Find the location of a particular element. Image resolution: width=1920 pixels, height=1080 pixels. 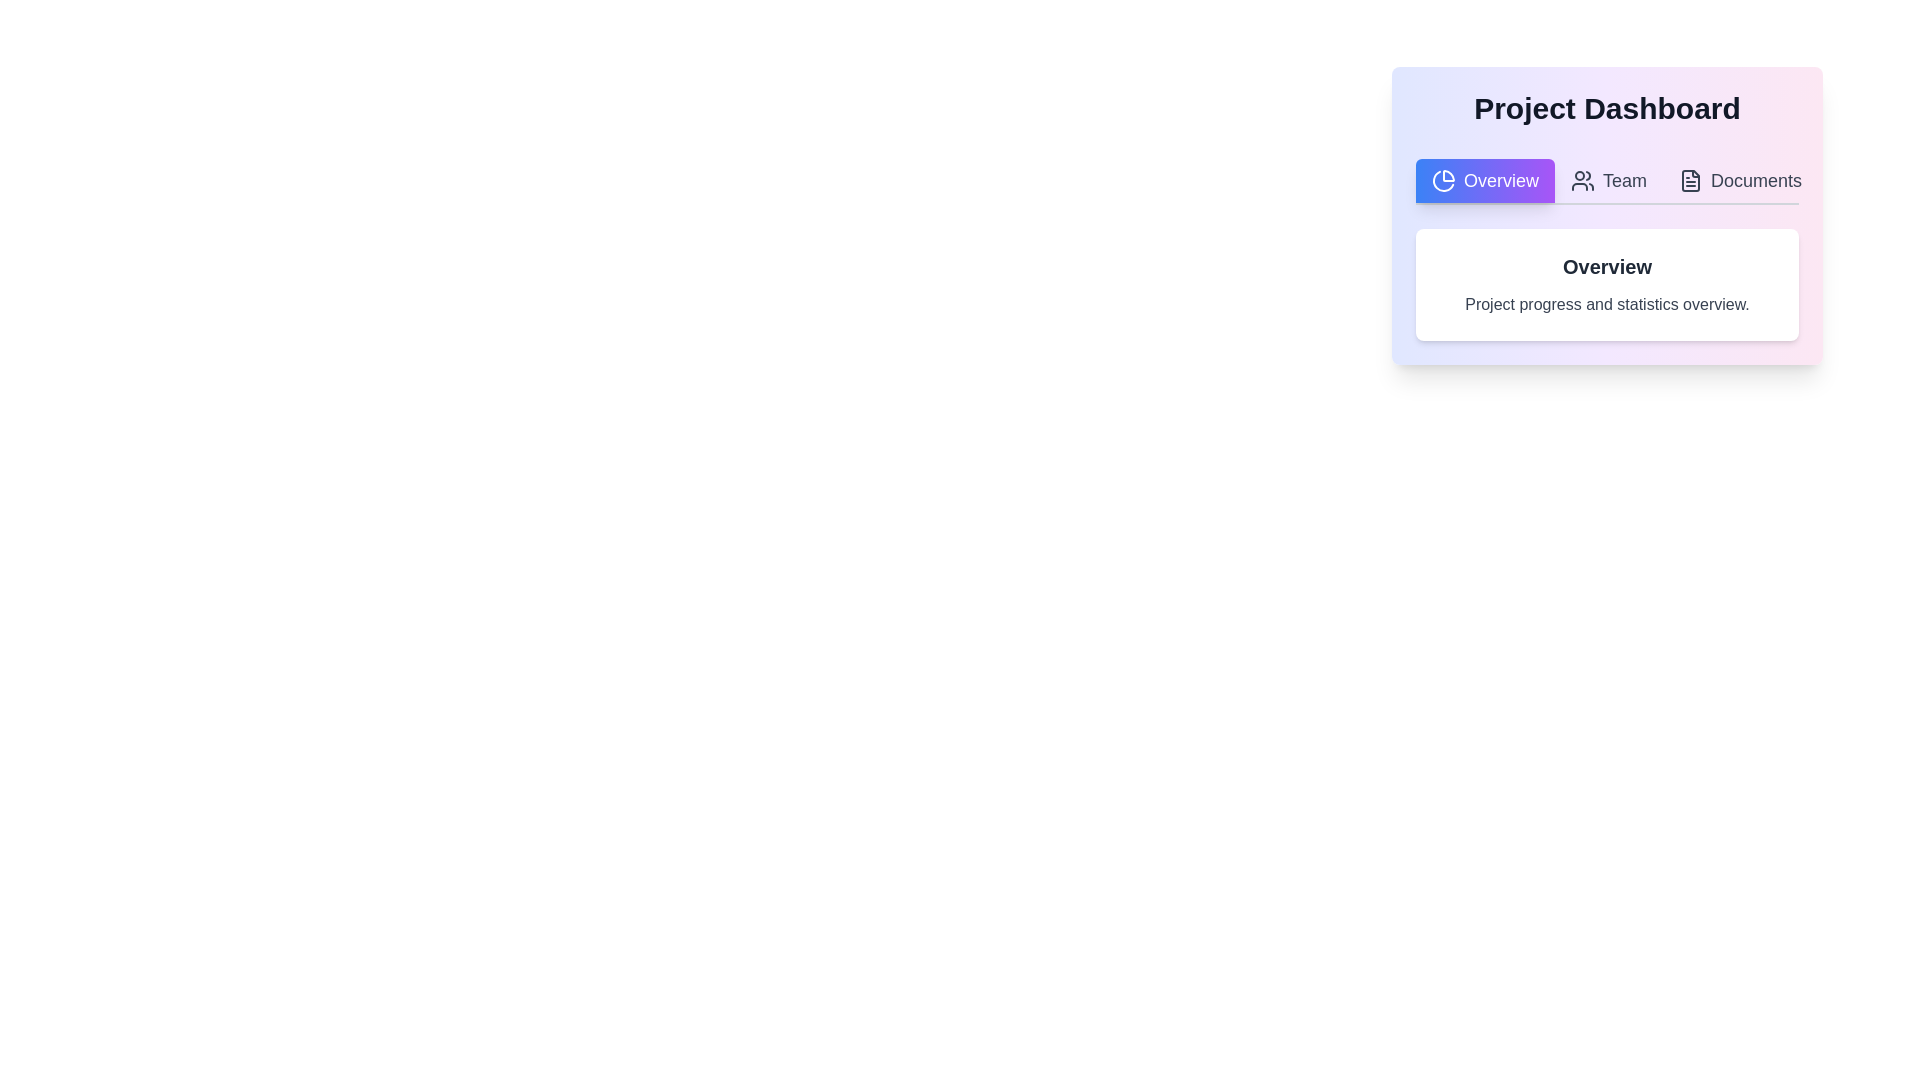

the Documents tab to view its content is located at coordinates (1738, 181).